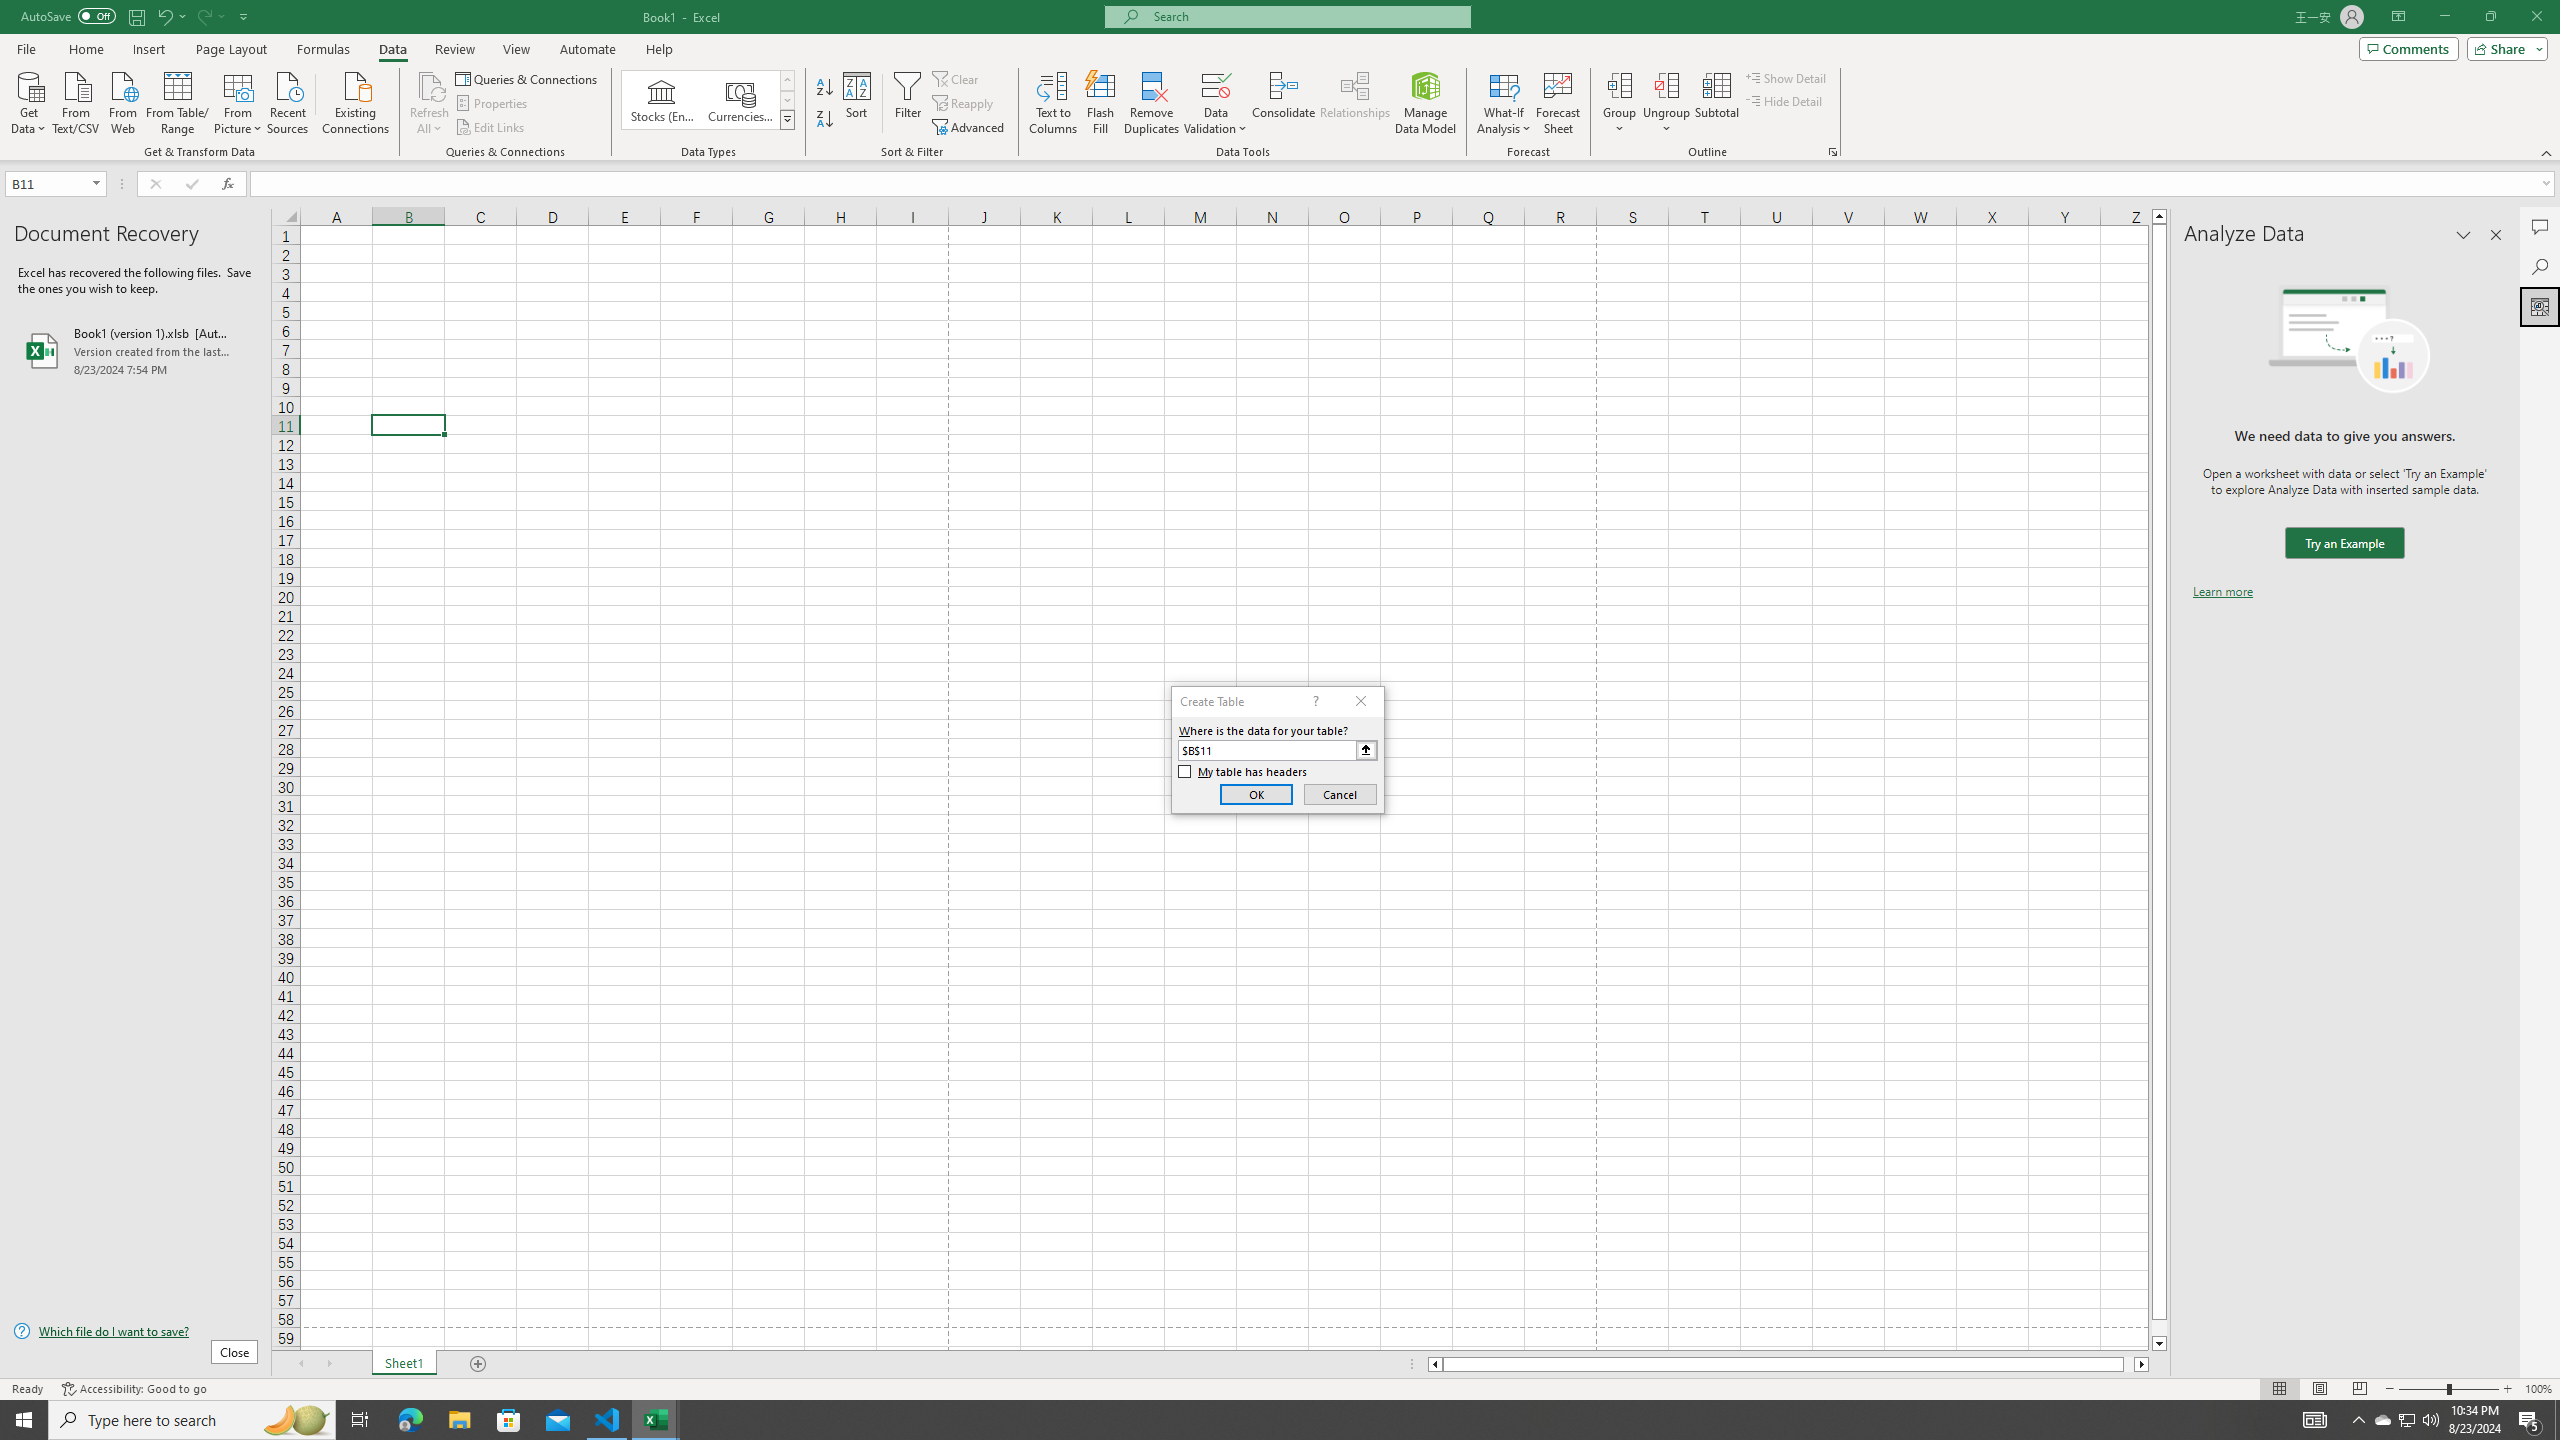 The width and height of the screenshot is (2560, 1440). What do you see at coordinates (709, 99) in the screenshot?
I see `'AutomationID: ConvertToLinkedEntity'` at bounding box center [709, 99].